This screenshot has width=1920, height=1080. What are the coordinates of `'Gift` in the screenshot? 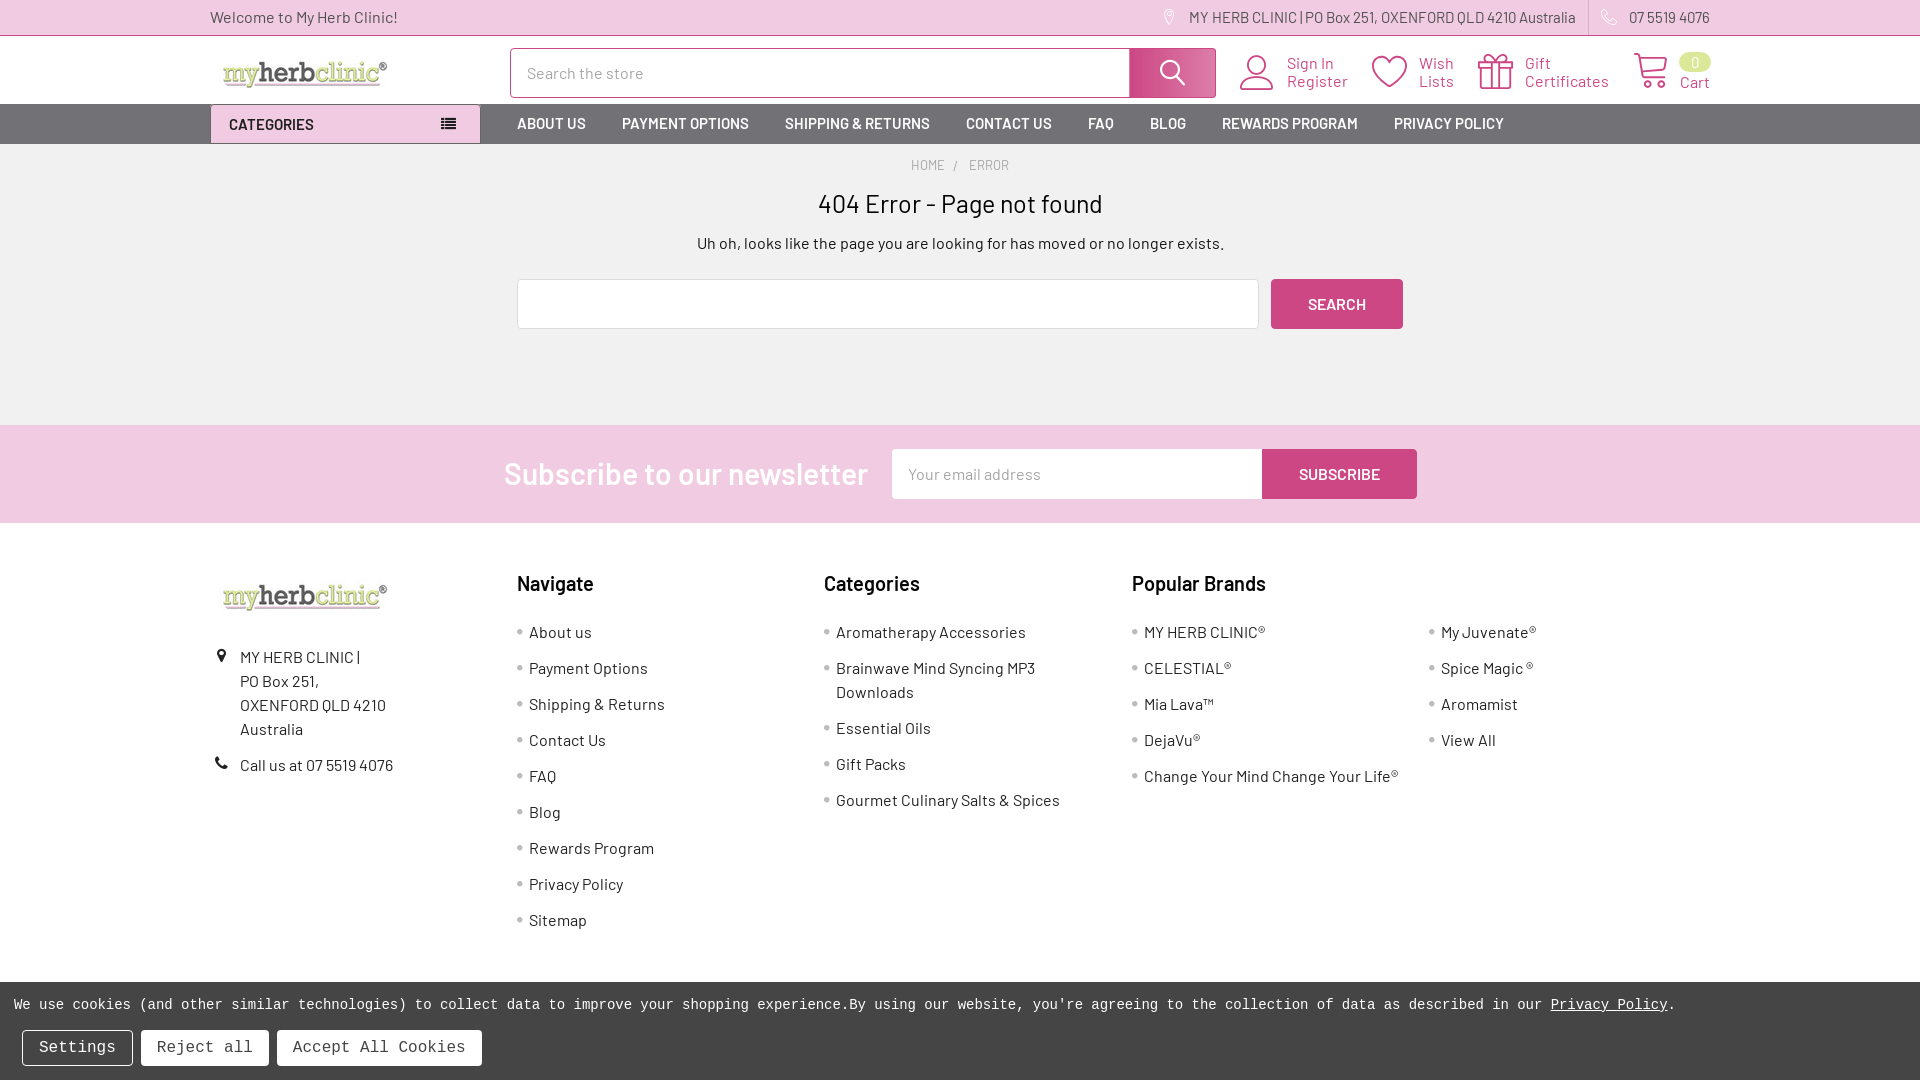 It's located at (1554, 71).